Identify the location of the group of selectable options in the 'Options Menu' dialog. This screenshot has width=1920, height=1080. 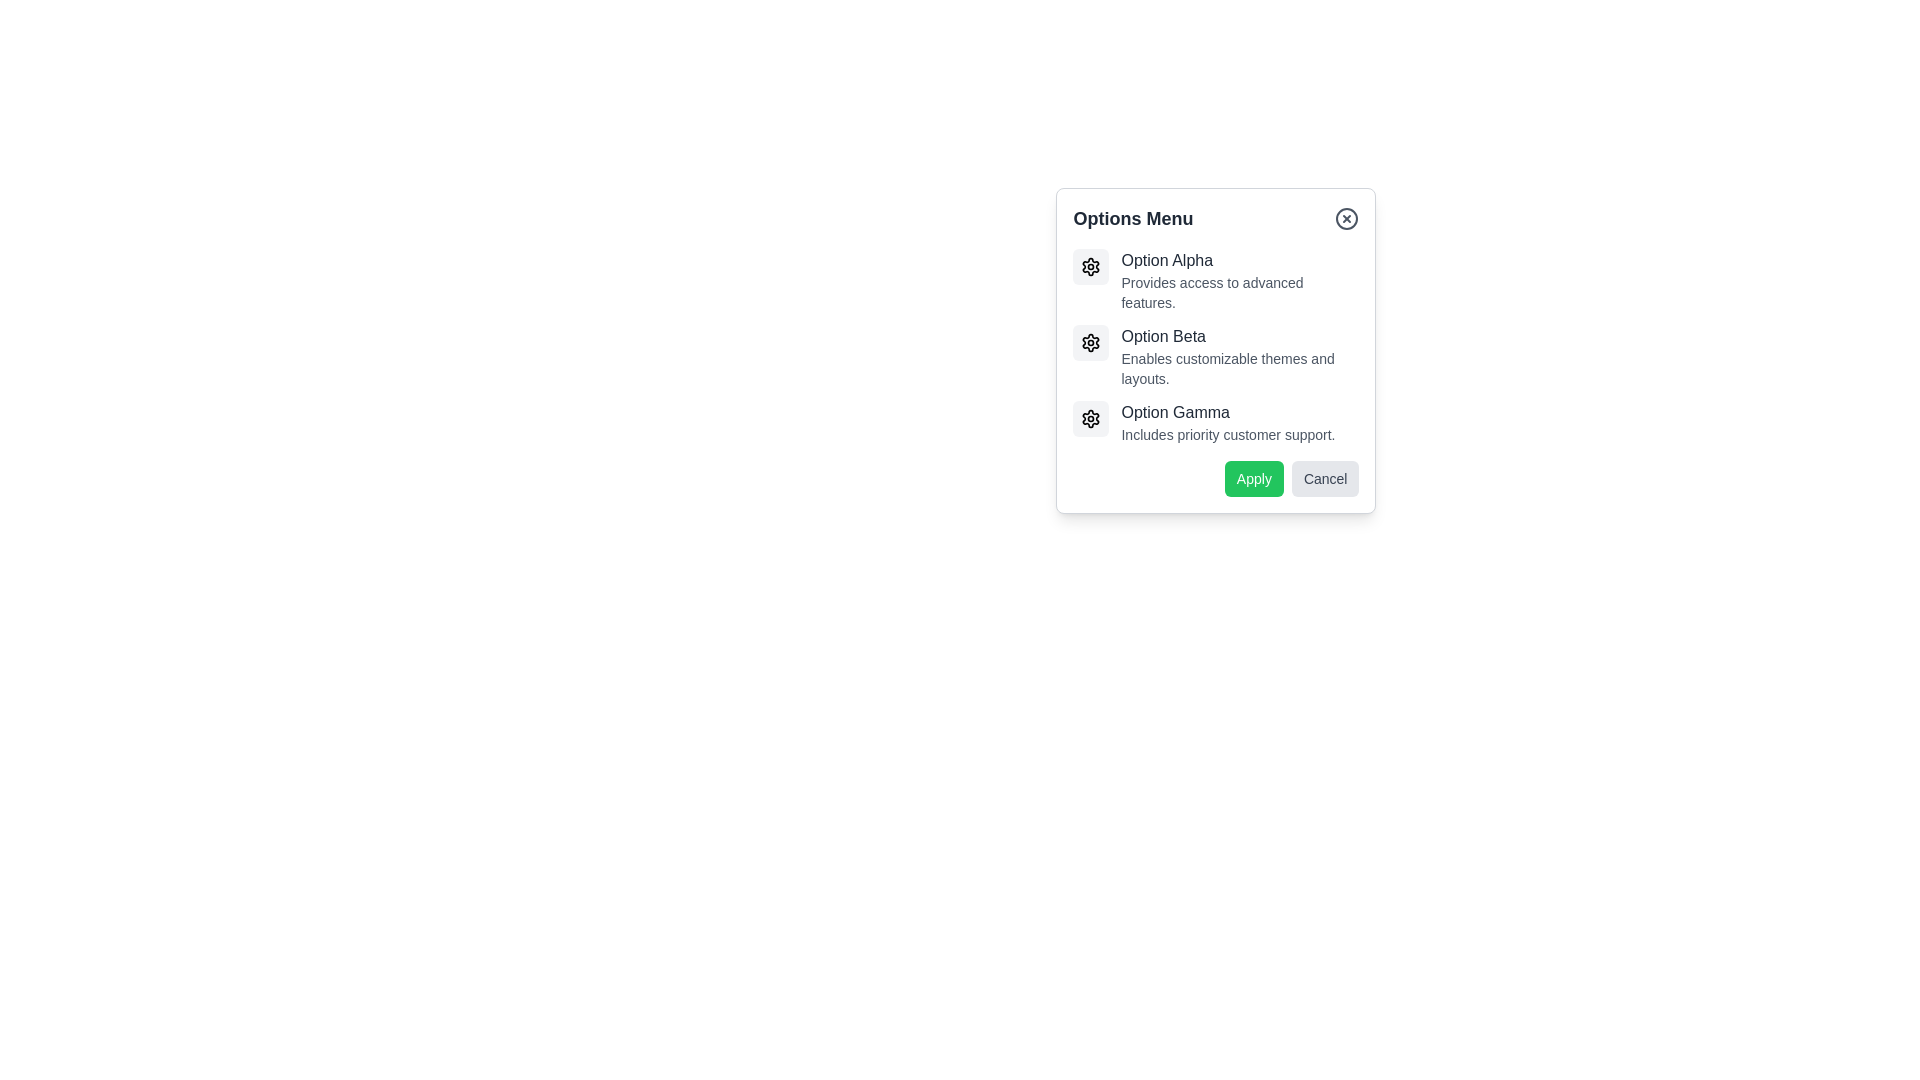
(1215, 346).